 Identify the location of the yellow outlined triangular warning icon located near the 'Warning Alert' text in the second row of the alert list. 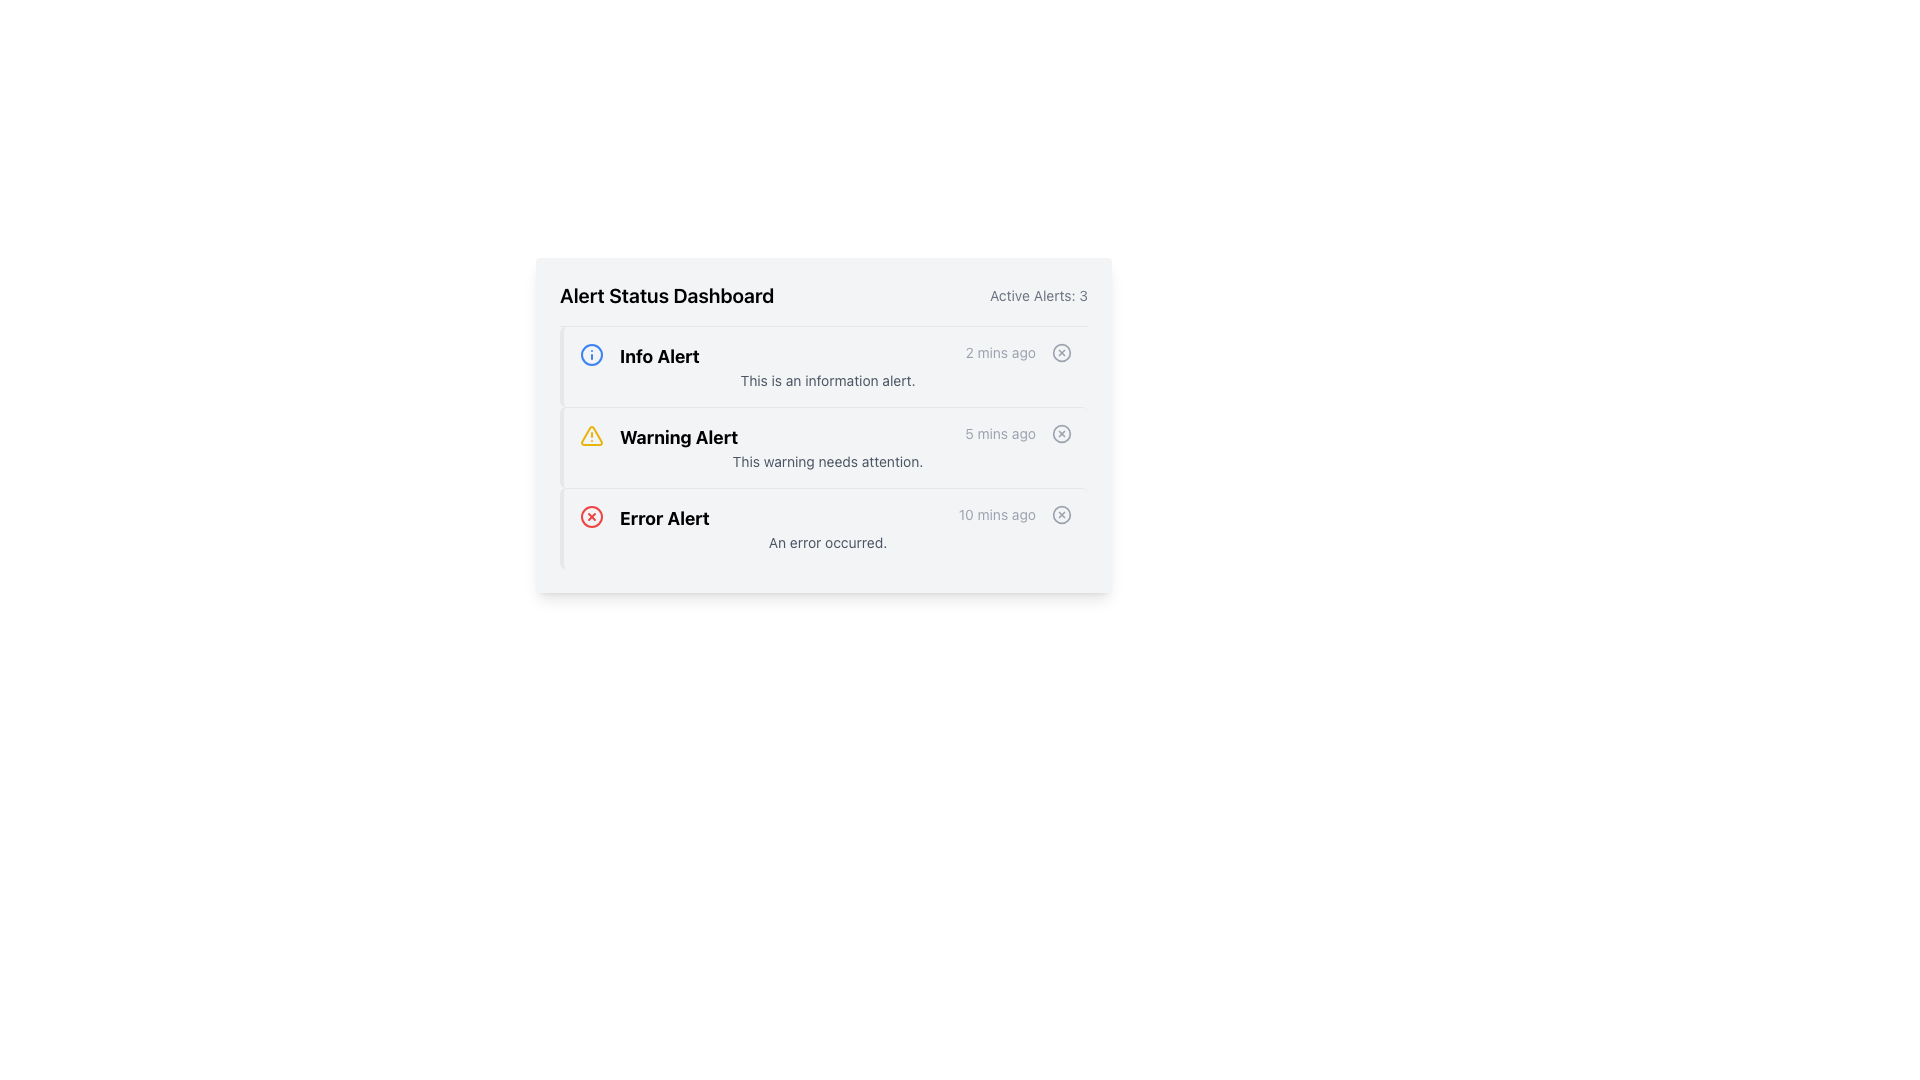
(590, 434).